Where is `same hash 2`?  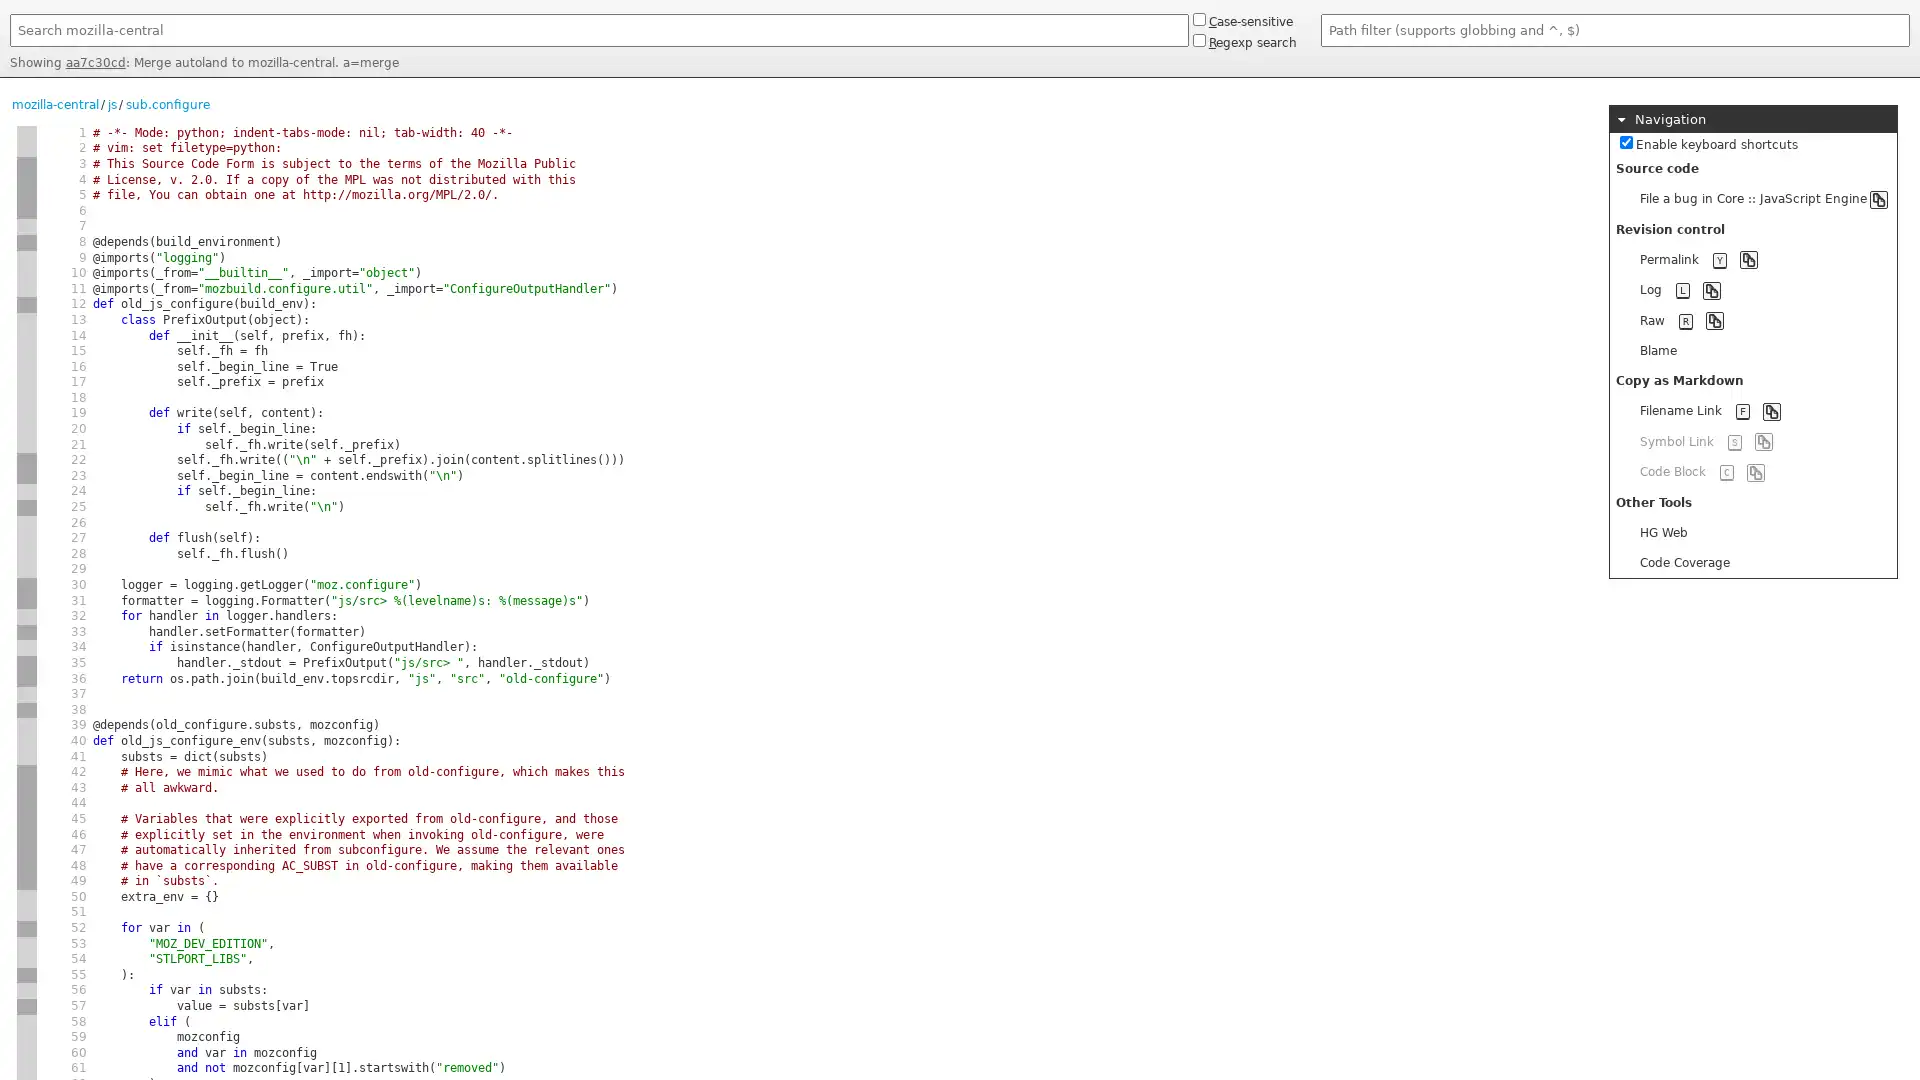 same hash 2 is located at coordinates (27, 786).